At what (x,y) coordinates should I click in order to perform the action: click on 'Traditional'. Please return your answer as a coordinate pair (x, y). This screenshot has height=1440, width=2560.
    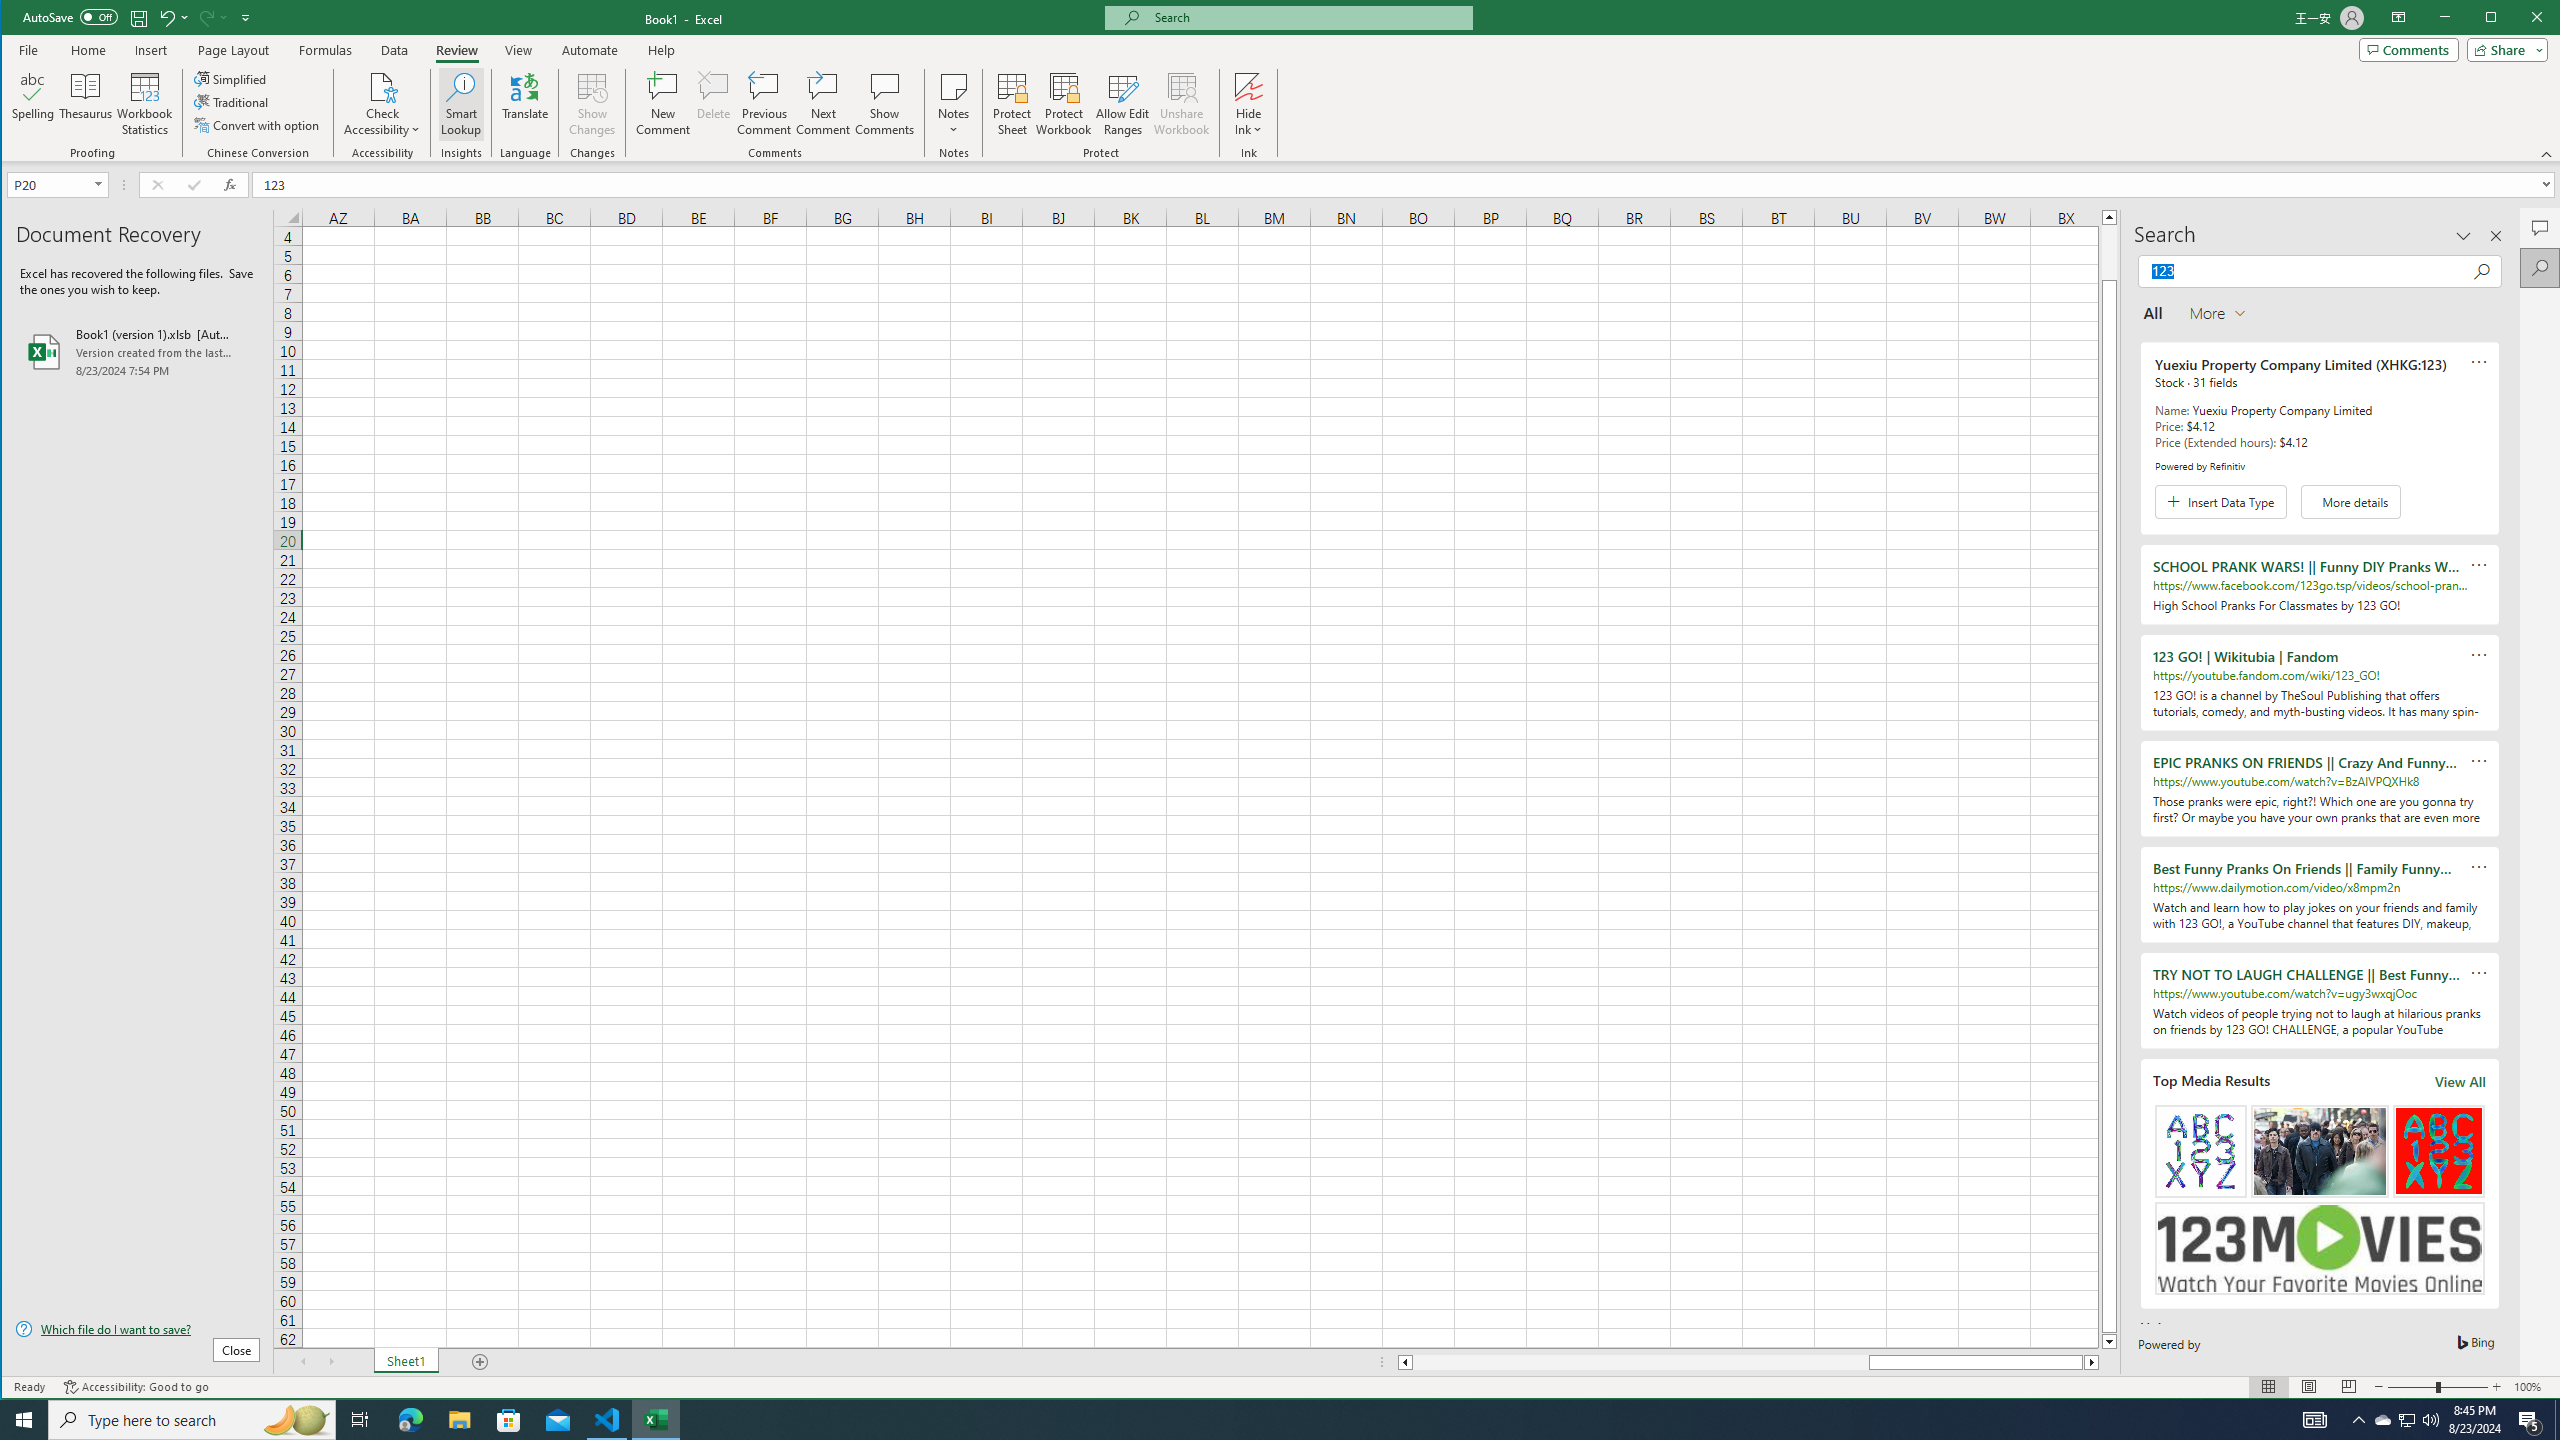
    Looking at the image, I should click on (232, 102).